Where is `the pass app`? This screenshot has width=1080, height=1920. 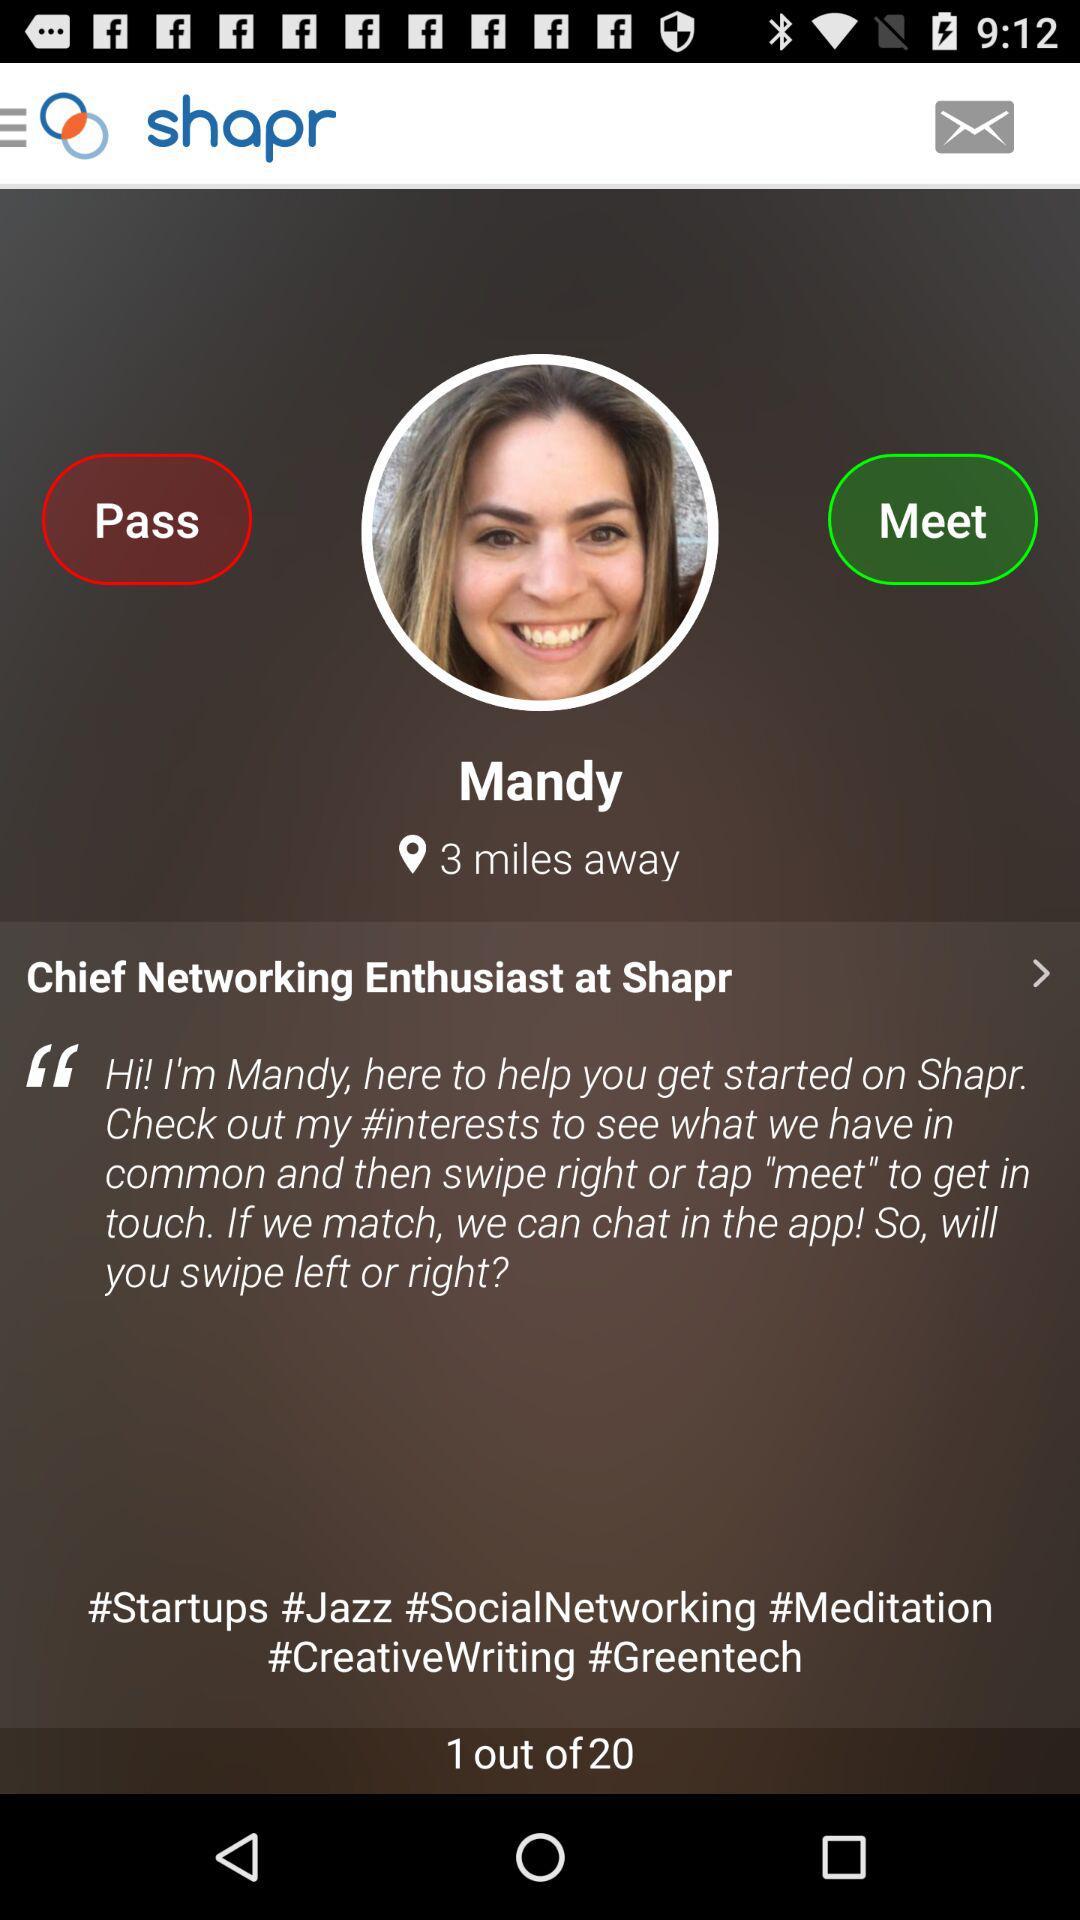 the pass app is located at coordinates (145, 518).